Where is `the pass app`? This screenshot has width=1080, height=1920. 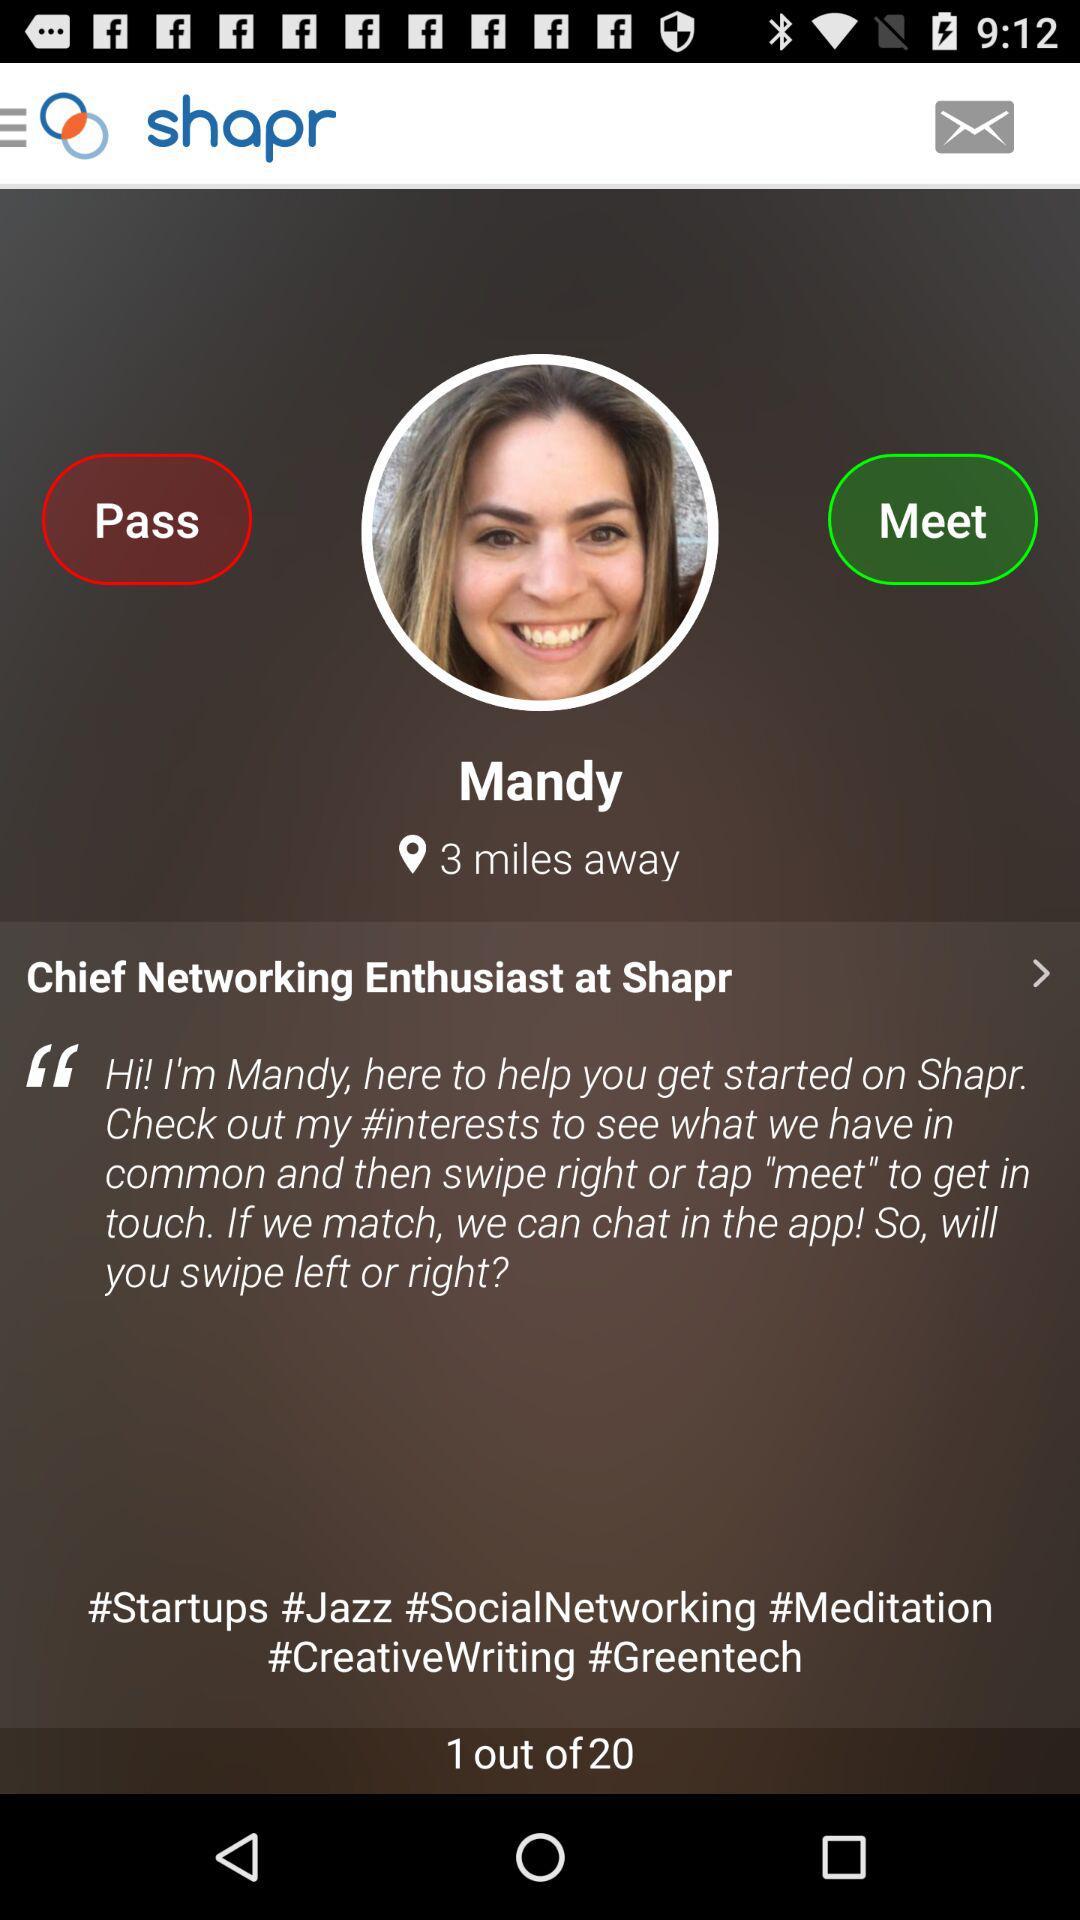 the pass app is located at coordinates (145, 518).